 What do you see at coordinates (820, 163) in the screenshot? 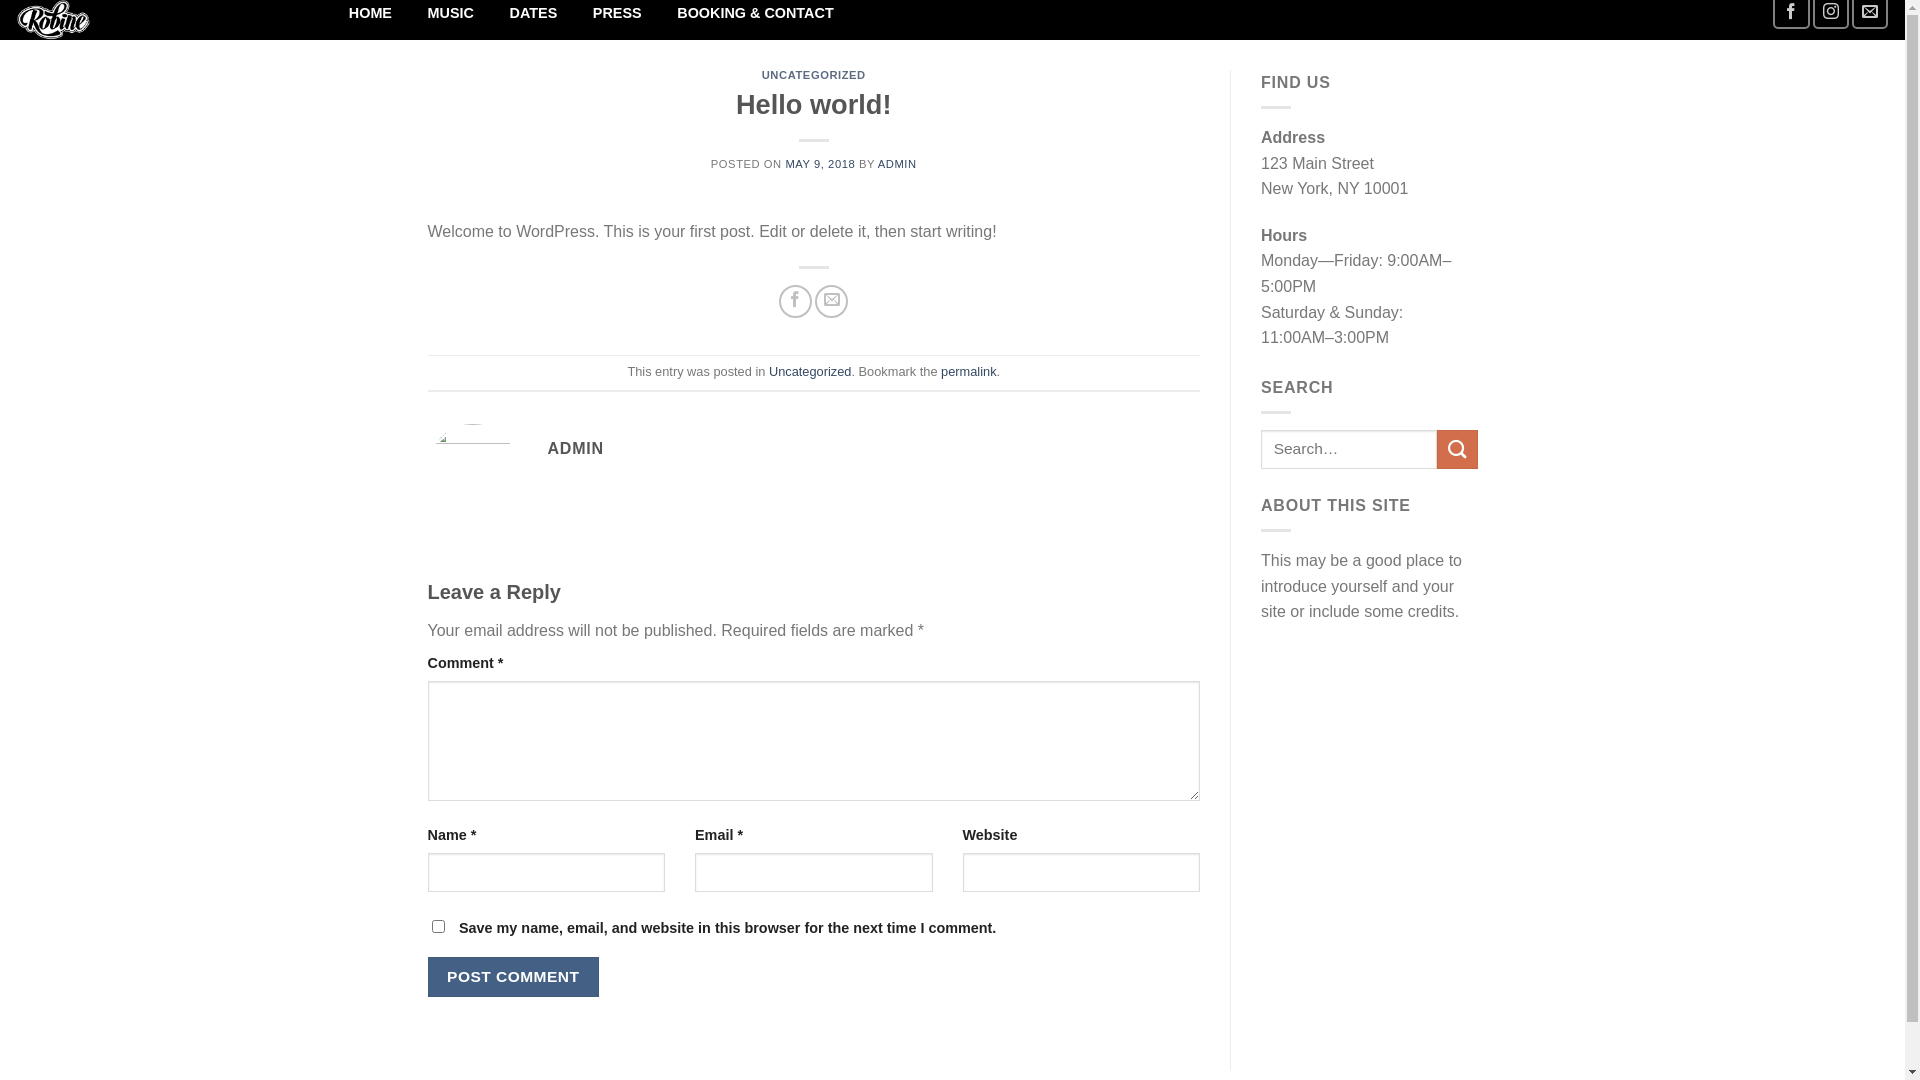
I see `'MAY 9, 2018'` at bounding box center [820, 163].